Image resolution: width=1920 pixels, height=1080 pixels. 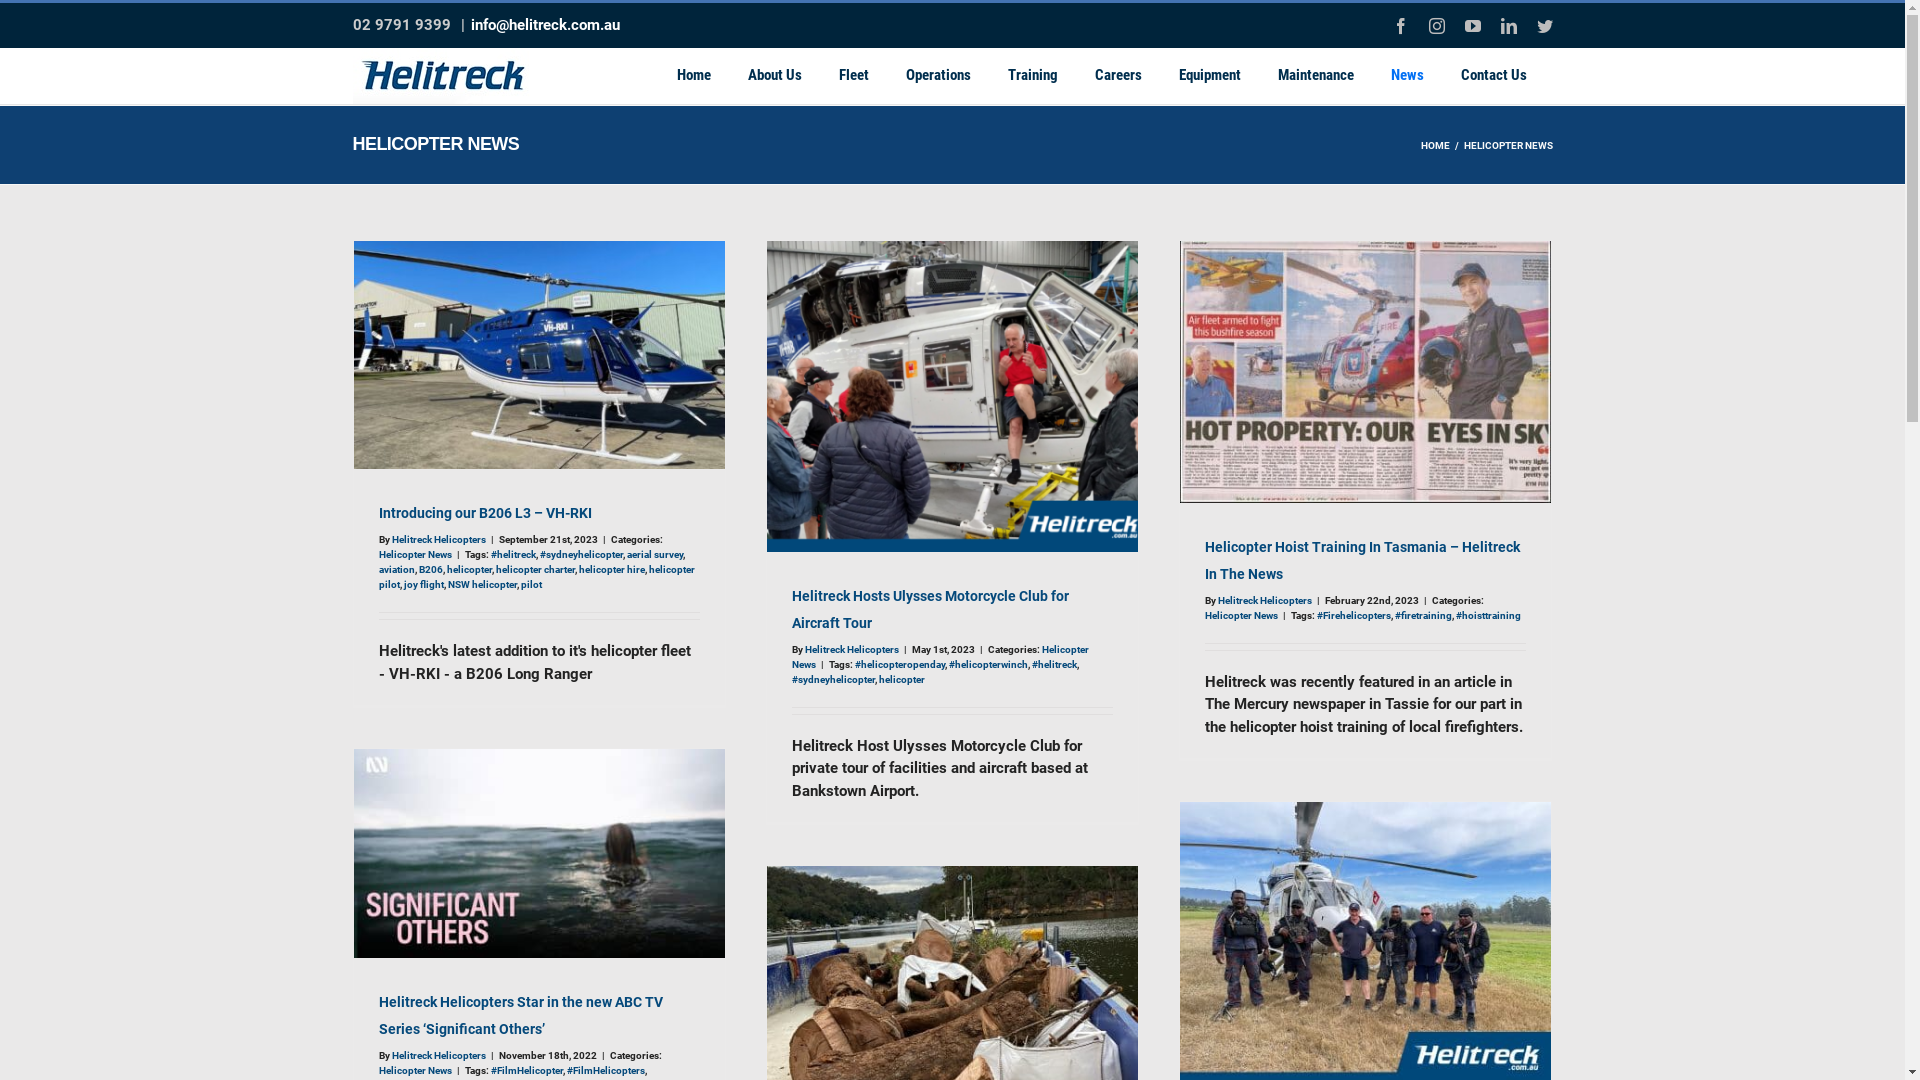 What do you see at coordinates (694, 74) in the screenshot?
I see `'Home'` at bounding box center [694, 74].